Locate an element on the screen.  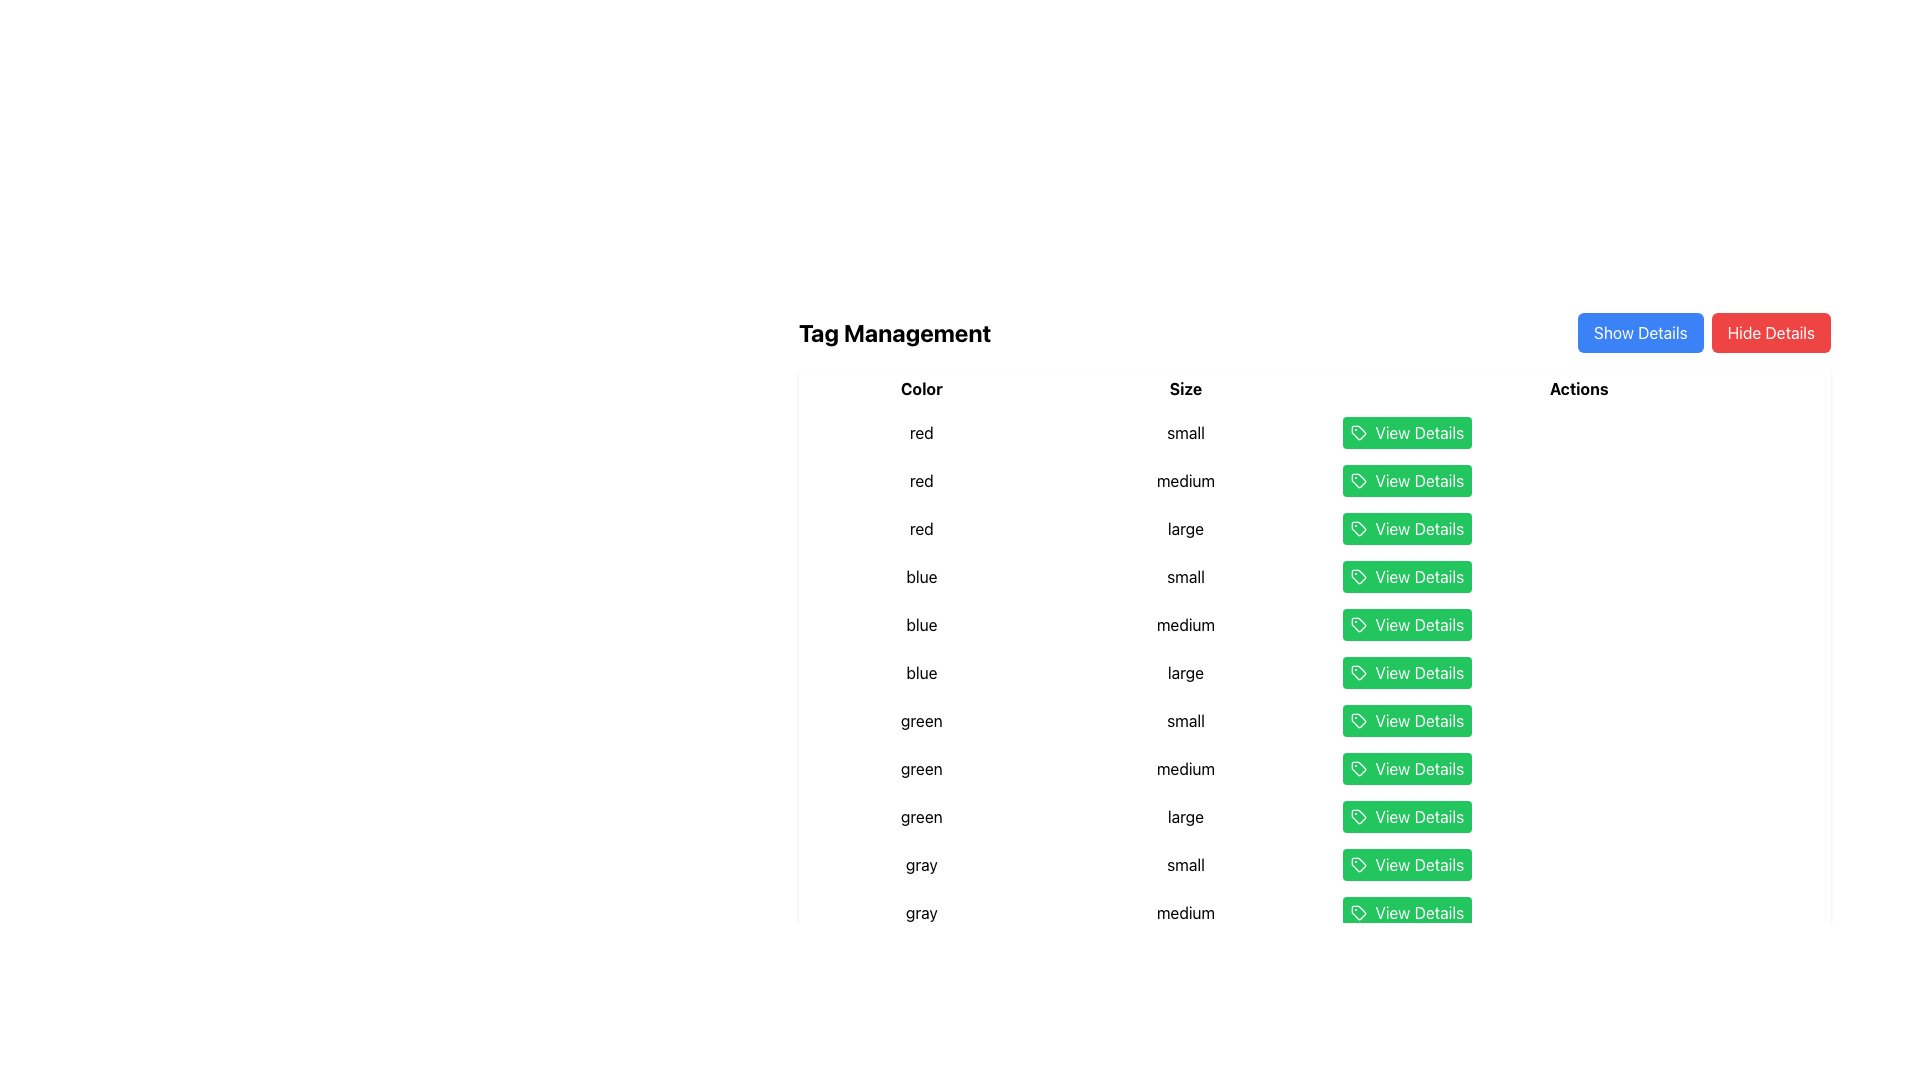
the 'View Details' button with a green background and white text located in the 'Actions' column of the table corresponding to the 'blue' color and 'small' size attributes is located at coordinates (1406, 577).